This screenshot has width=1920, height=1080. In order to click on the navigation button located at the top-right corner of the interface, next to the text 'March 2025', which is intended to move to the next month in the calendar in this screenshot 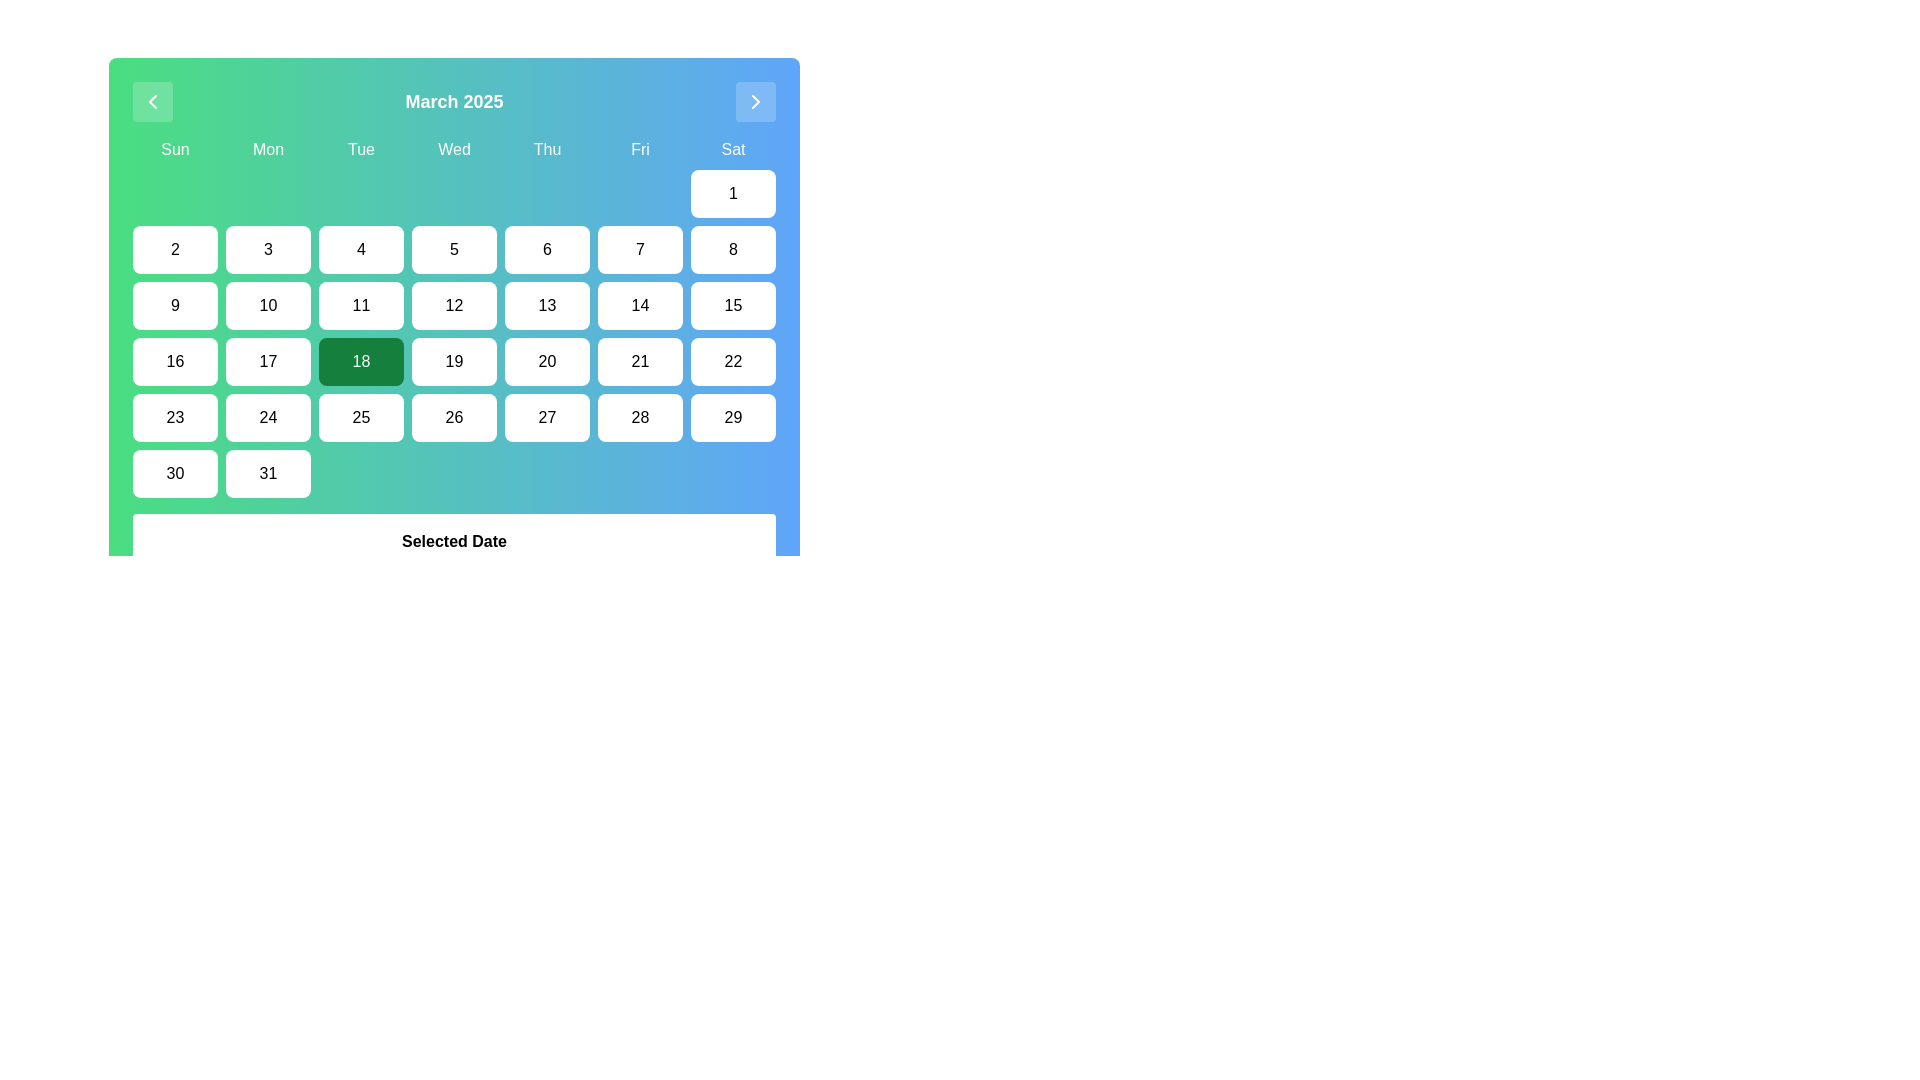, I will do `click(754, 101)`.